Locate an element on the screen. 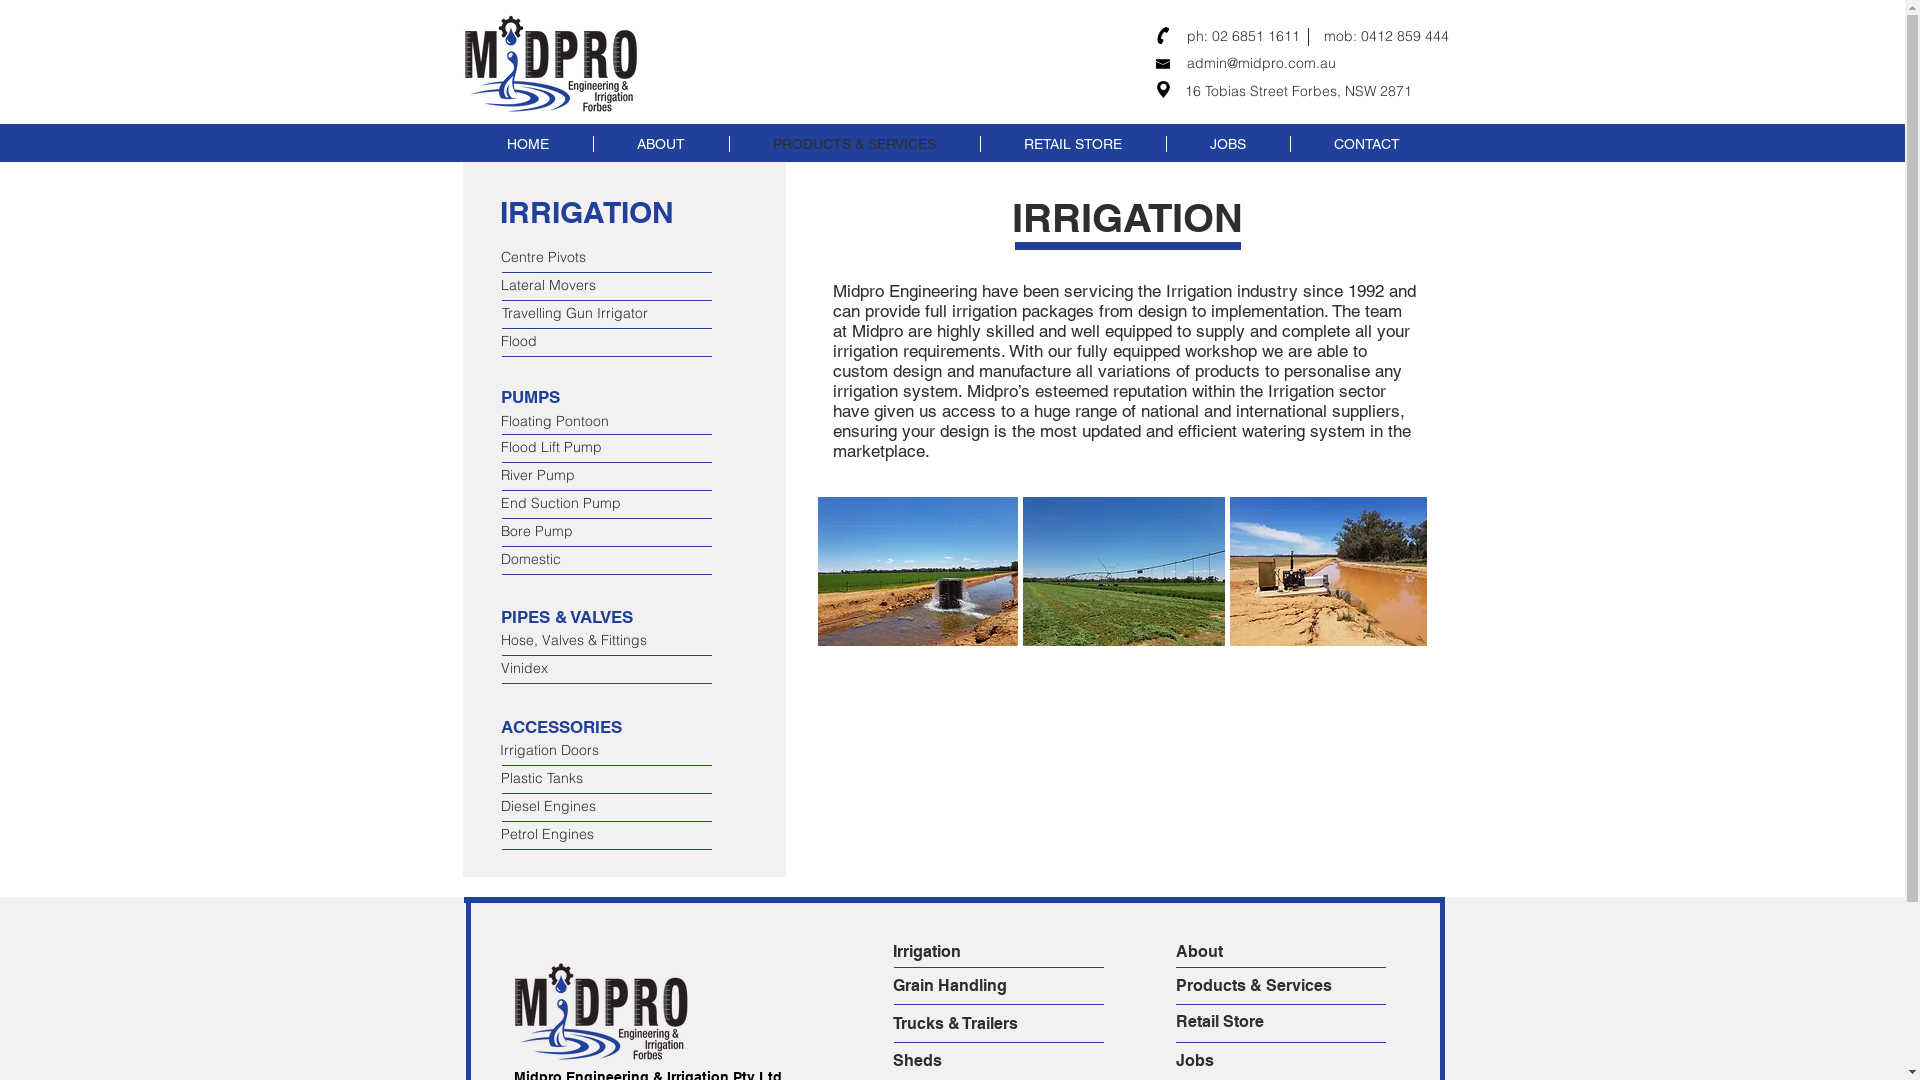  'Domestic' is located at coordinates (570, 560).